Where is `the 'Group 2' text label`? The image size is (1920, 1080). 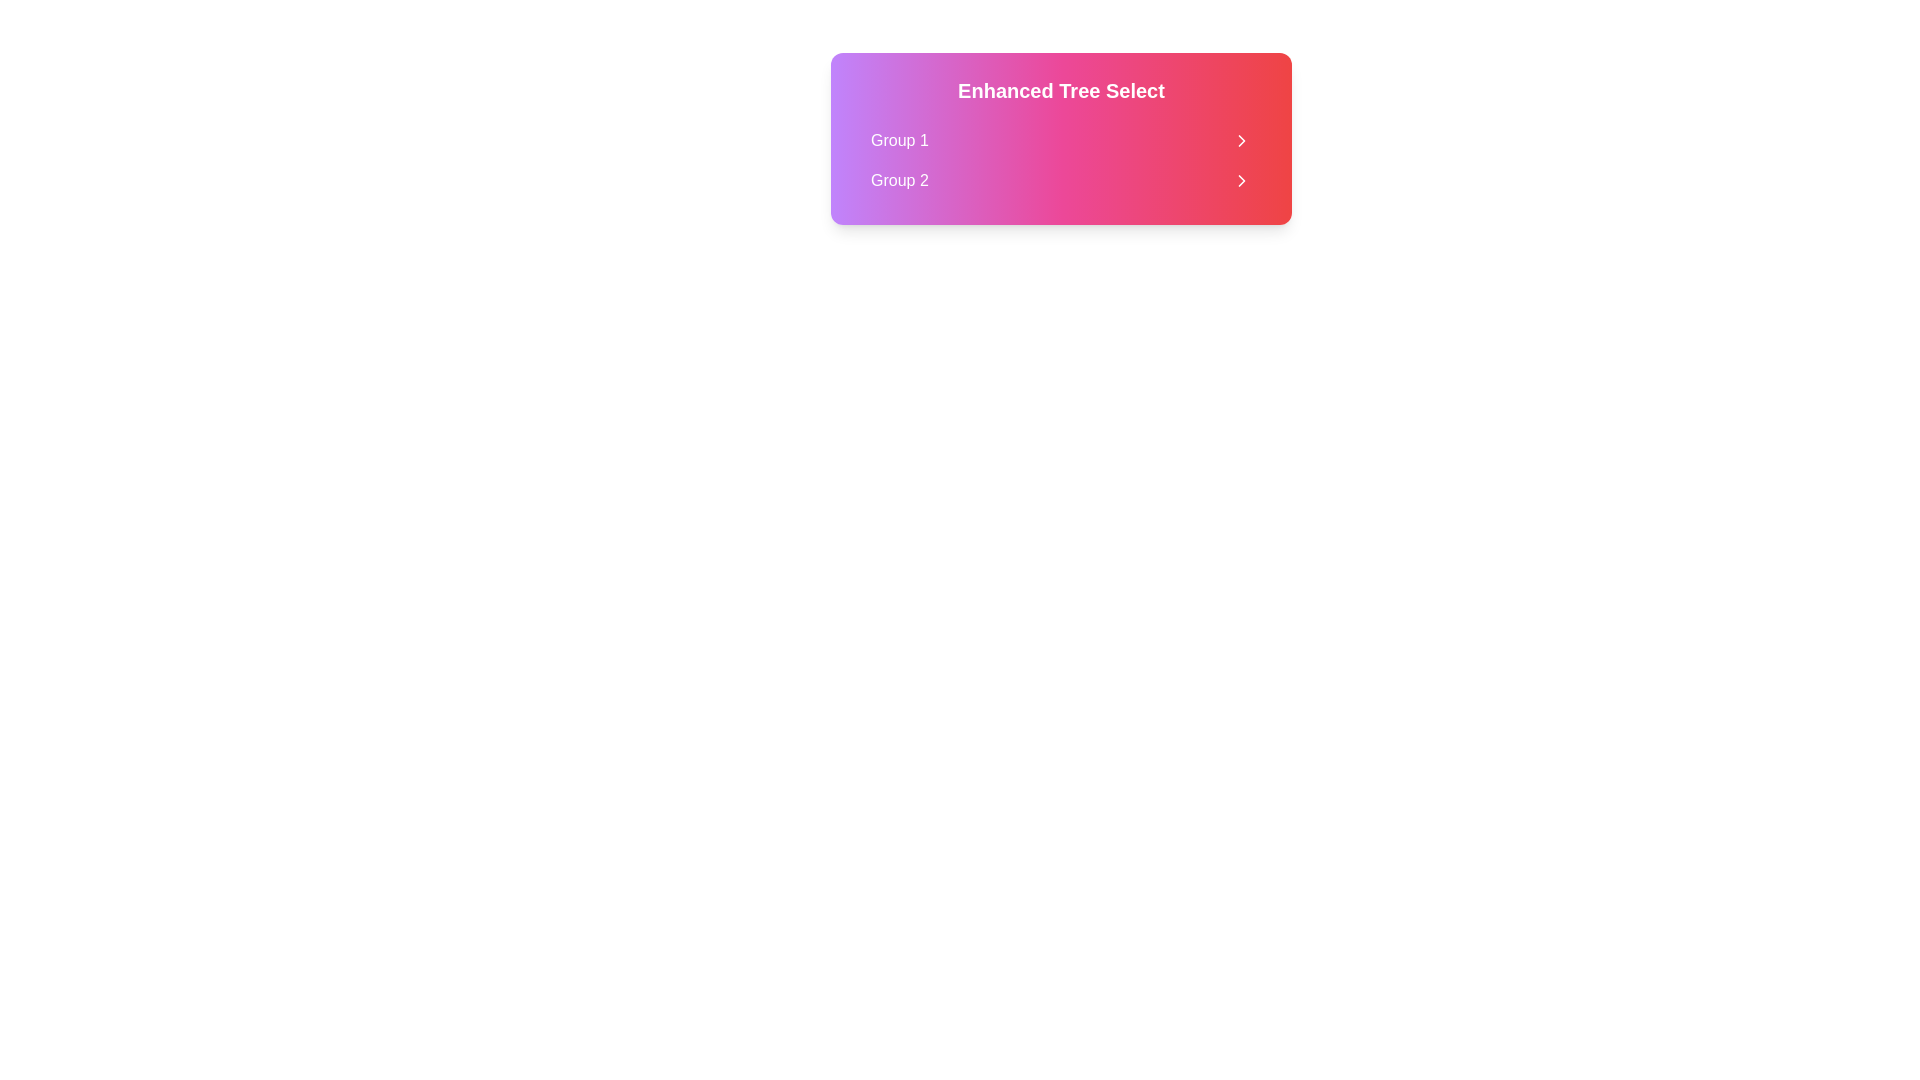
the 'Group 2' text label is located at coordinates (898, 181).